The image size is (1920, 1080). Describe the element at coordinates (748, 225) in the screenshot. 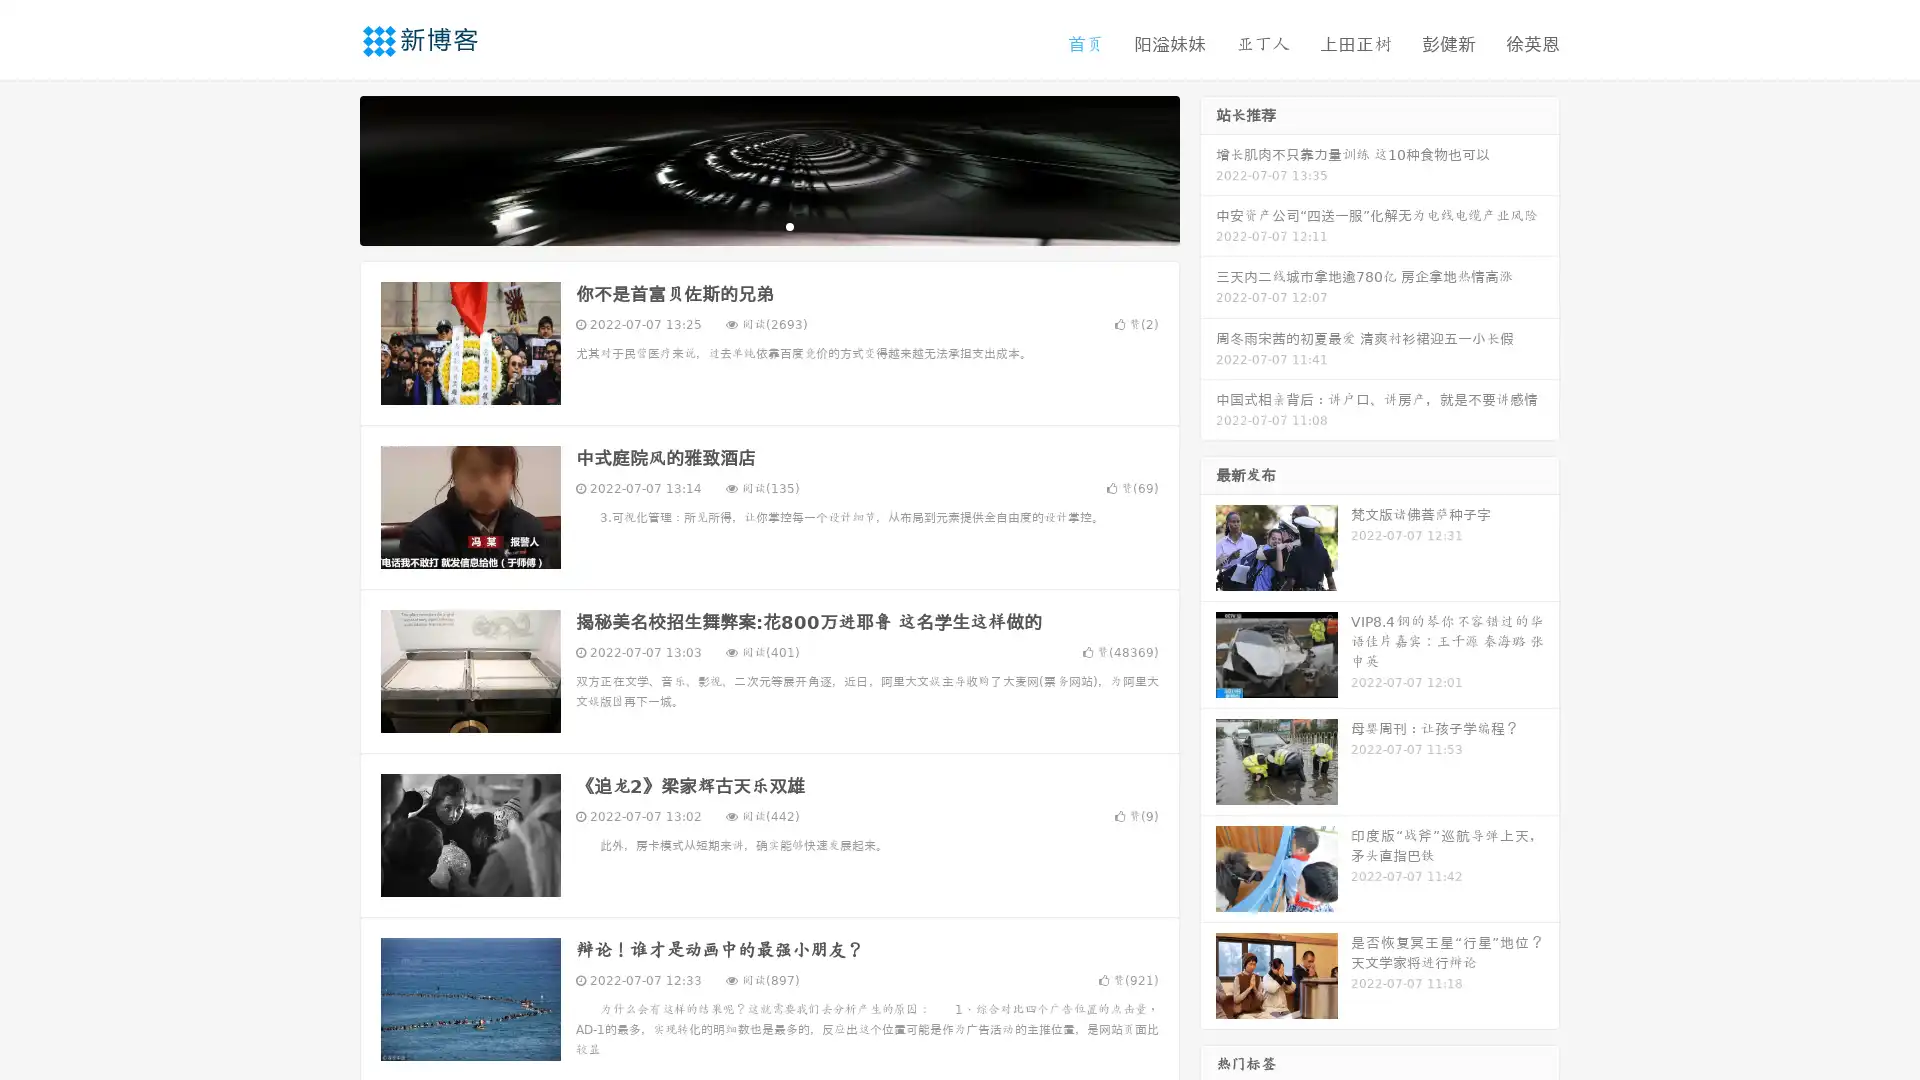

I see `Go to slide 1` at that location.